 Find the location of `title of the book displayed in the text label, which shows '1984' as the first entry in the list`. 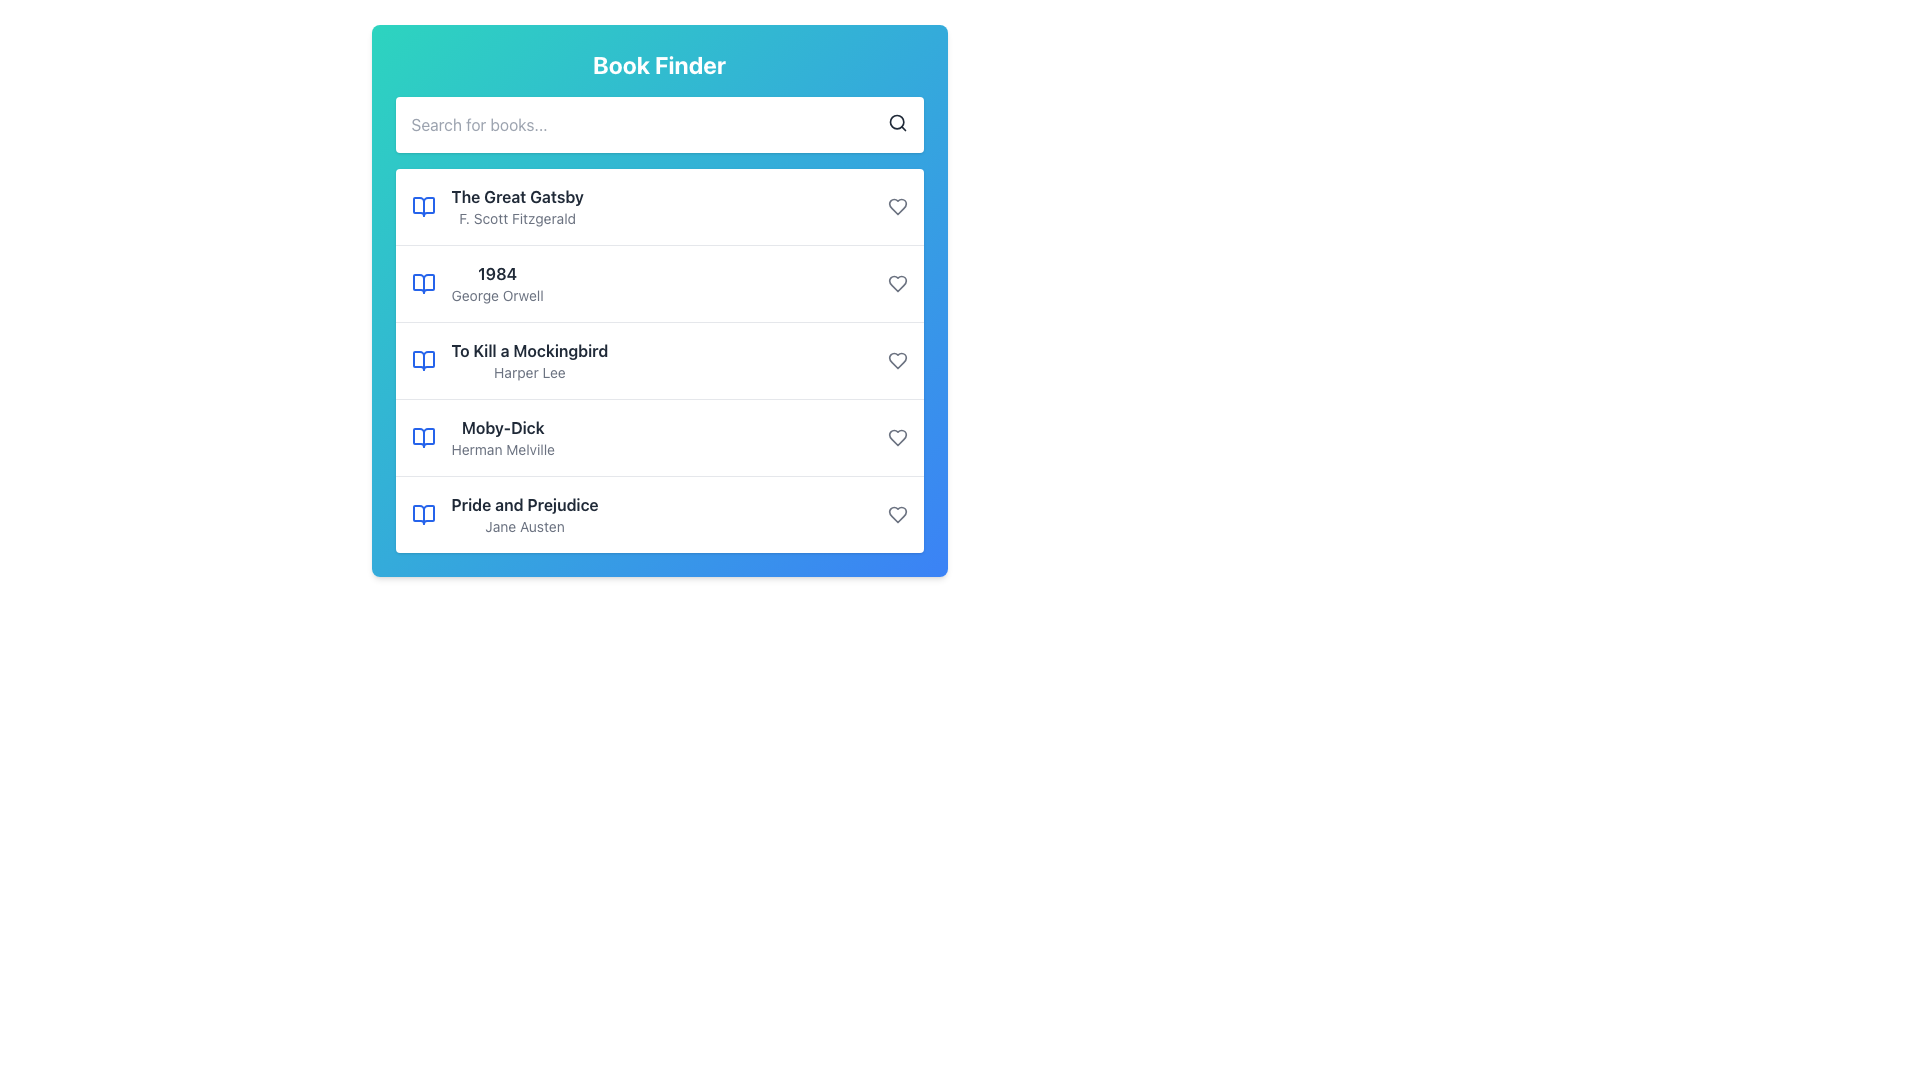

title of the book displayed in the text label, which shows '1984' as the first entry in the list is located at coordinates (497, 273).